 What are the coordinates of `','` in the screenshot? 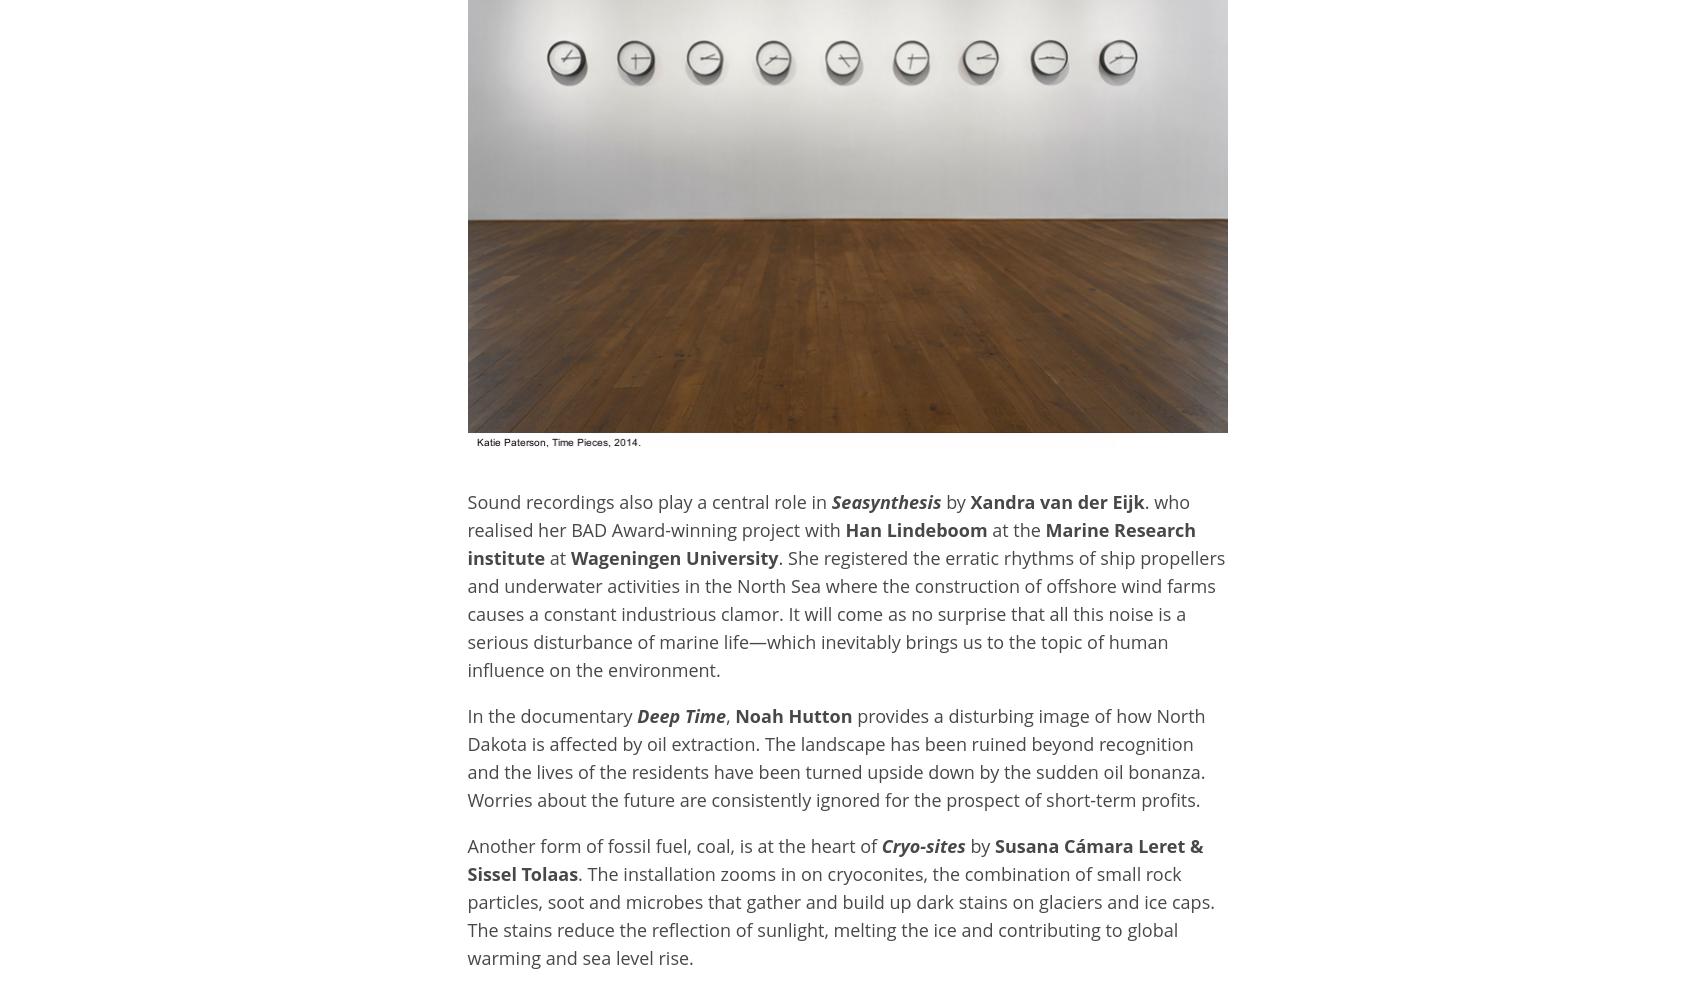 It's located at (729, 714).